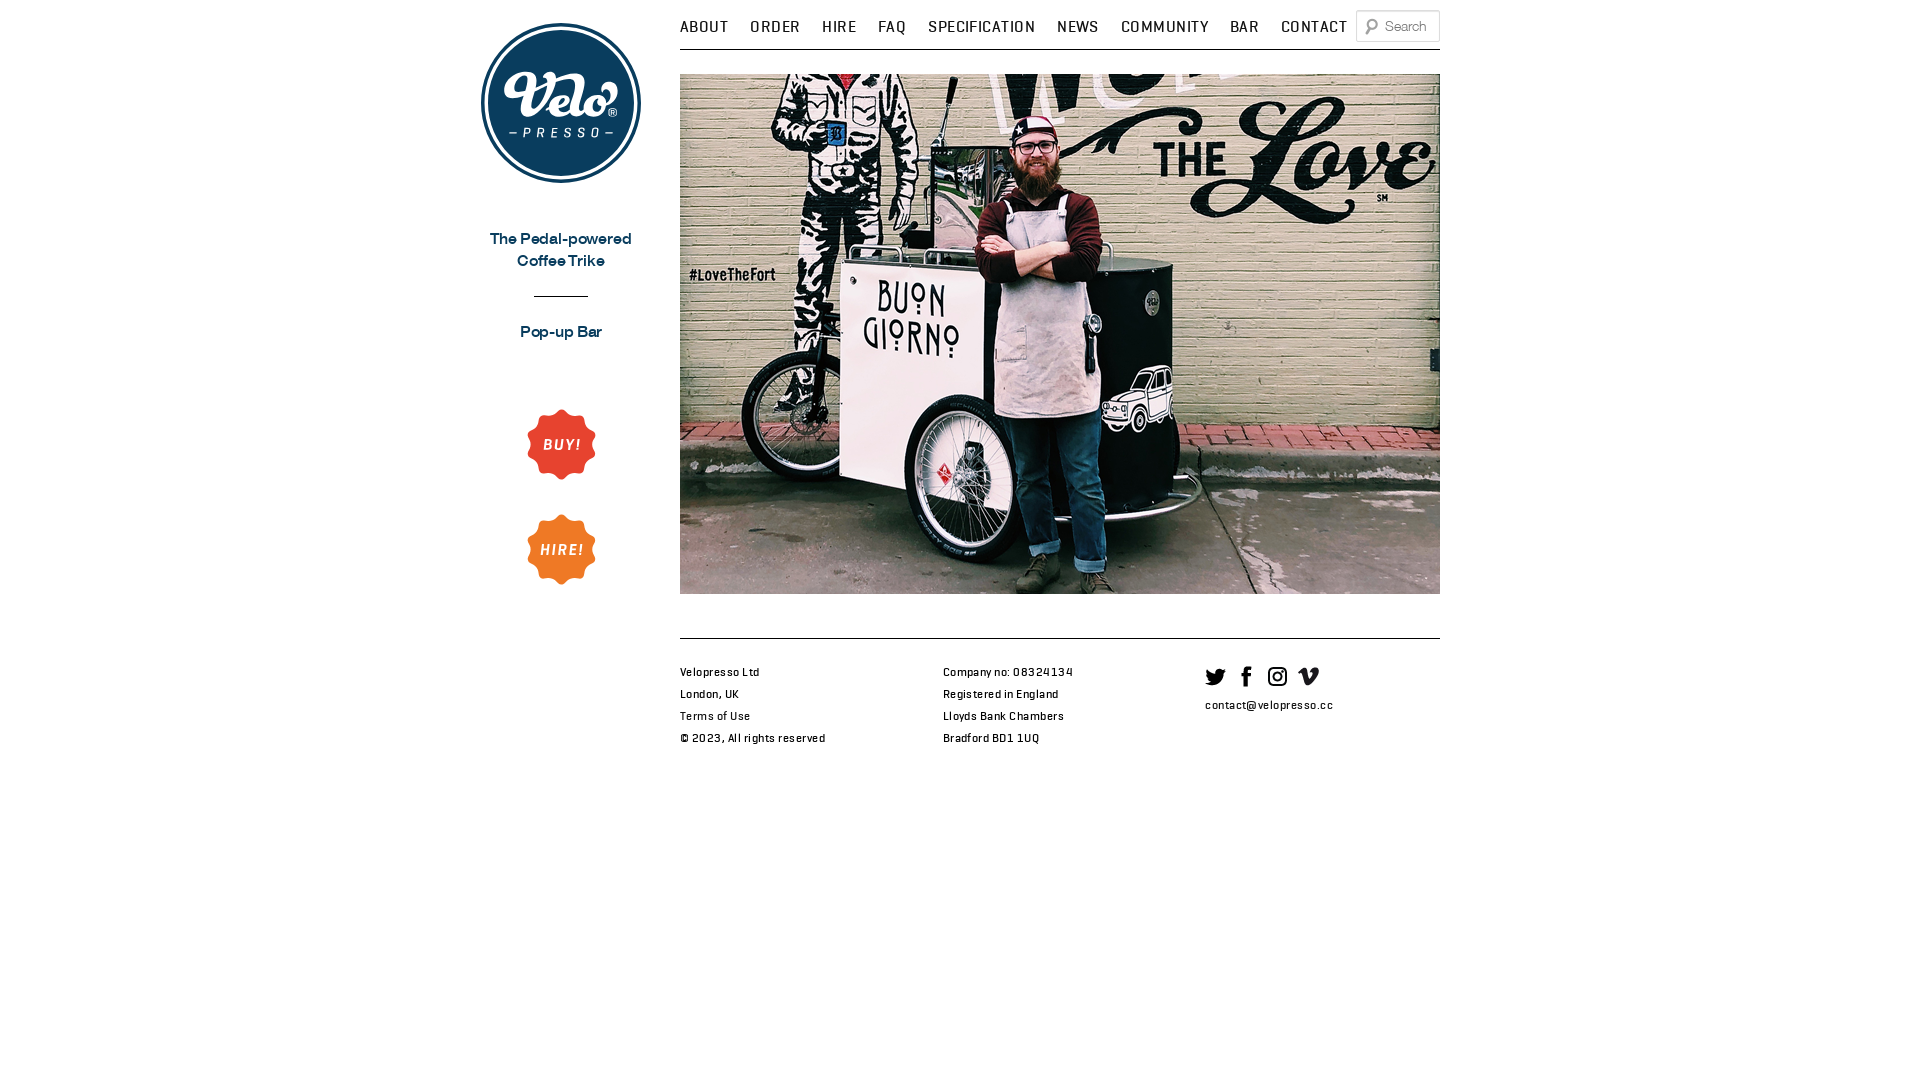  What do you see at coordinates (784, 27) in the screenshot?
I see `'ORDER'` at bounding box center [784, 27].